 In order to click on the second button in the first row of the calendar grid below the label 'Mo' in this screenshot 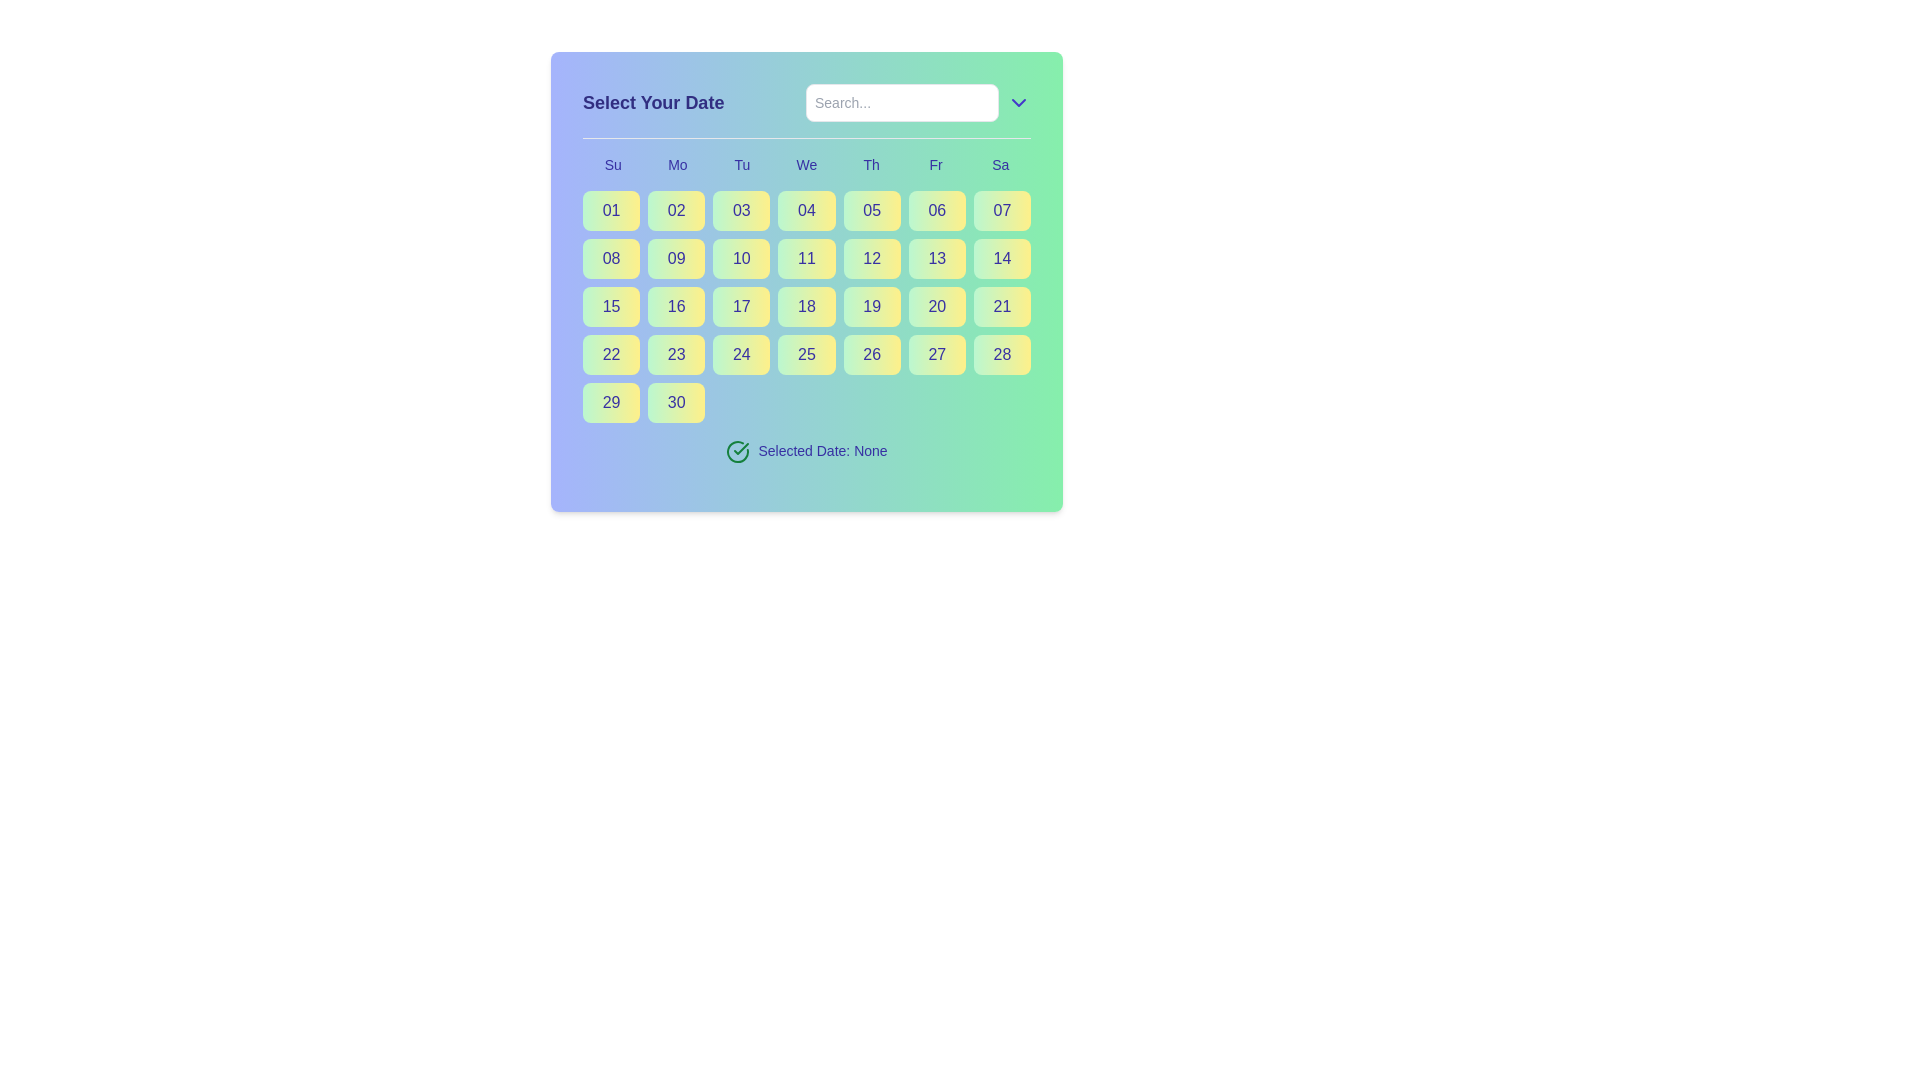, I will do `click(676, 211)`.